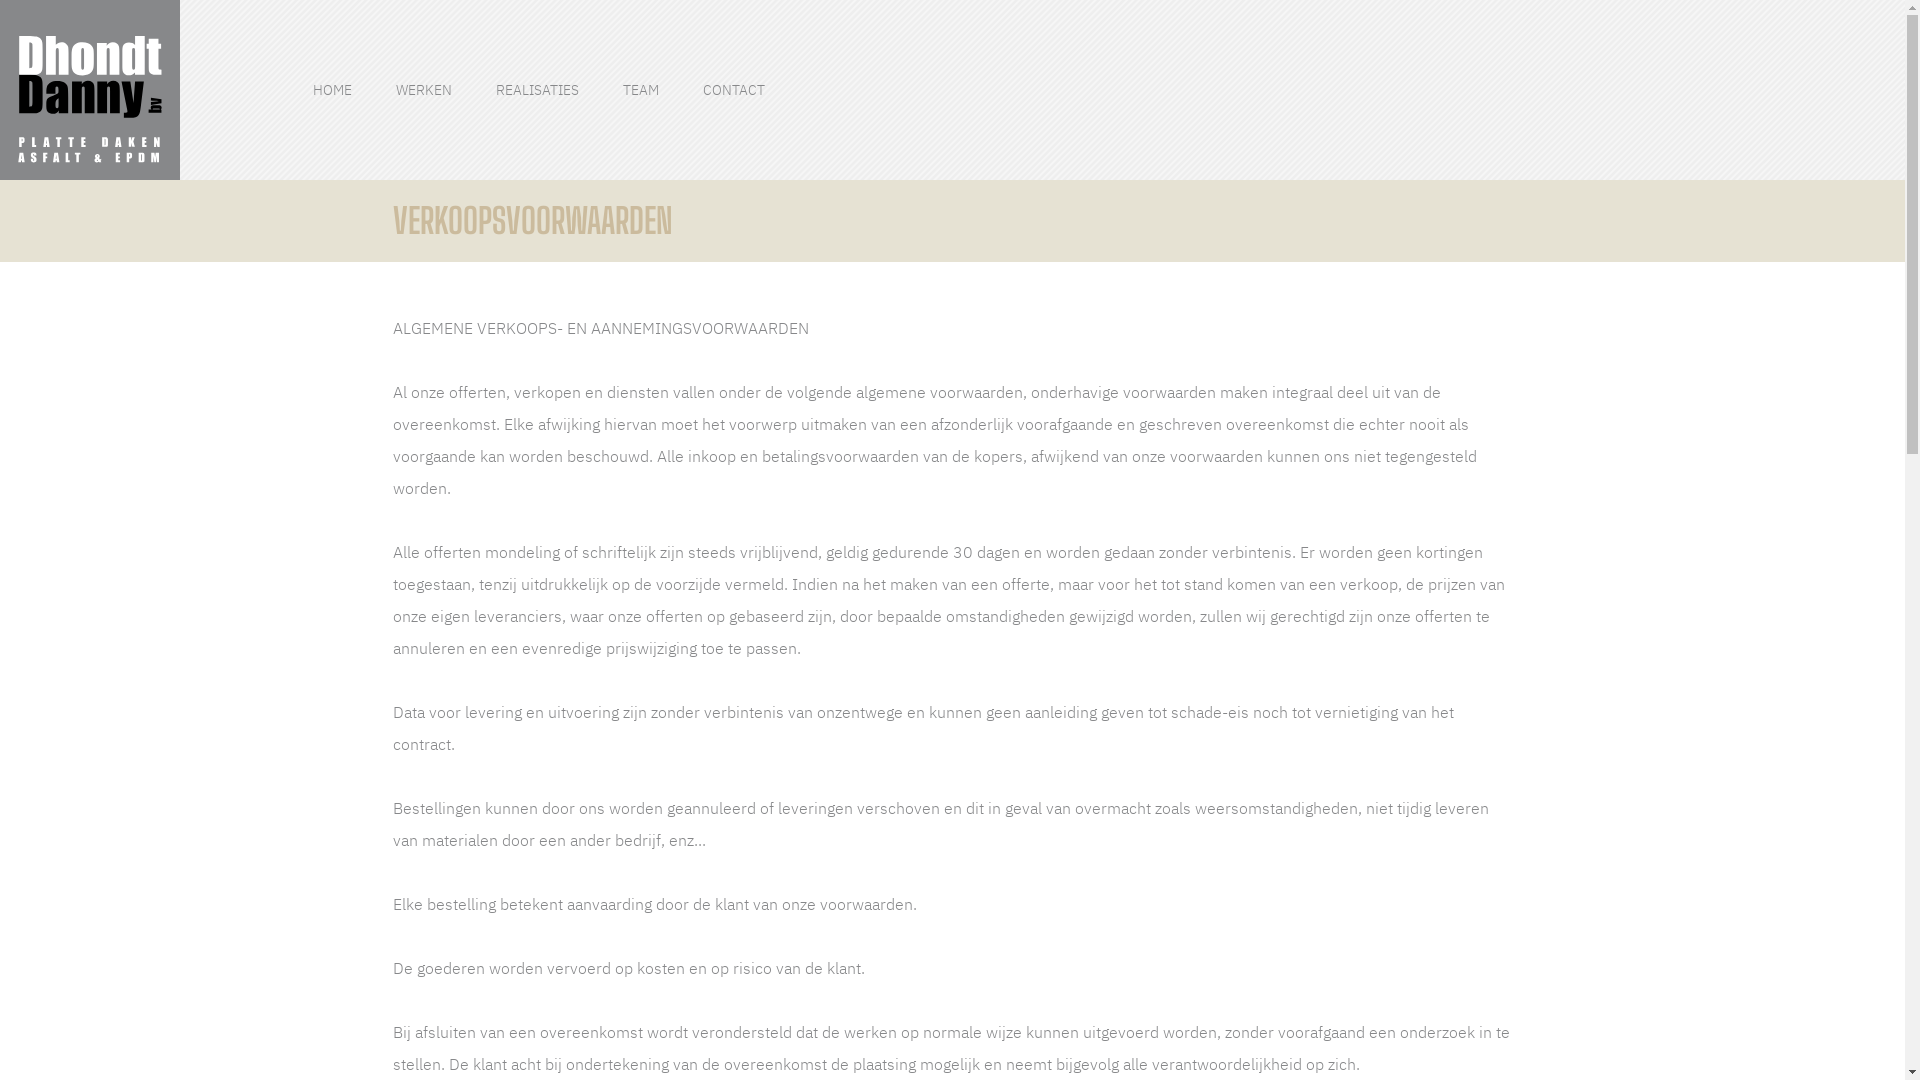  I want to click on 'WERKEN', so click(395, 90).